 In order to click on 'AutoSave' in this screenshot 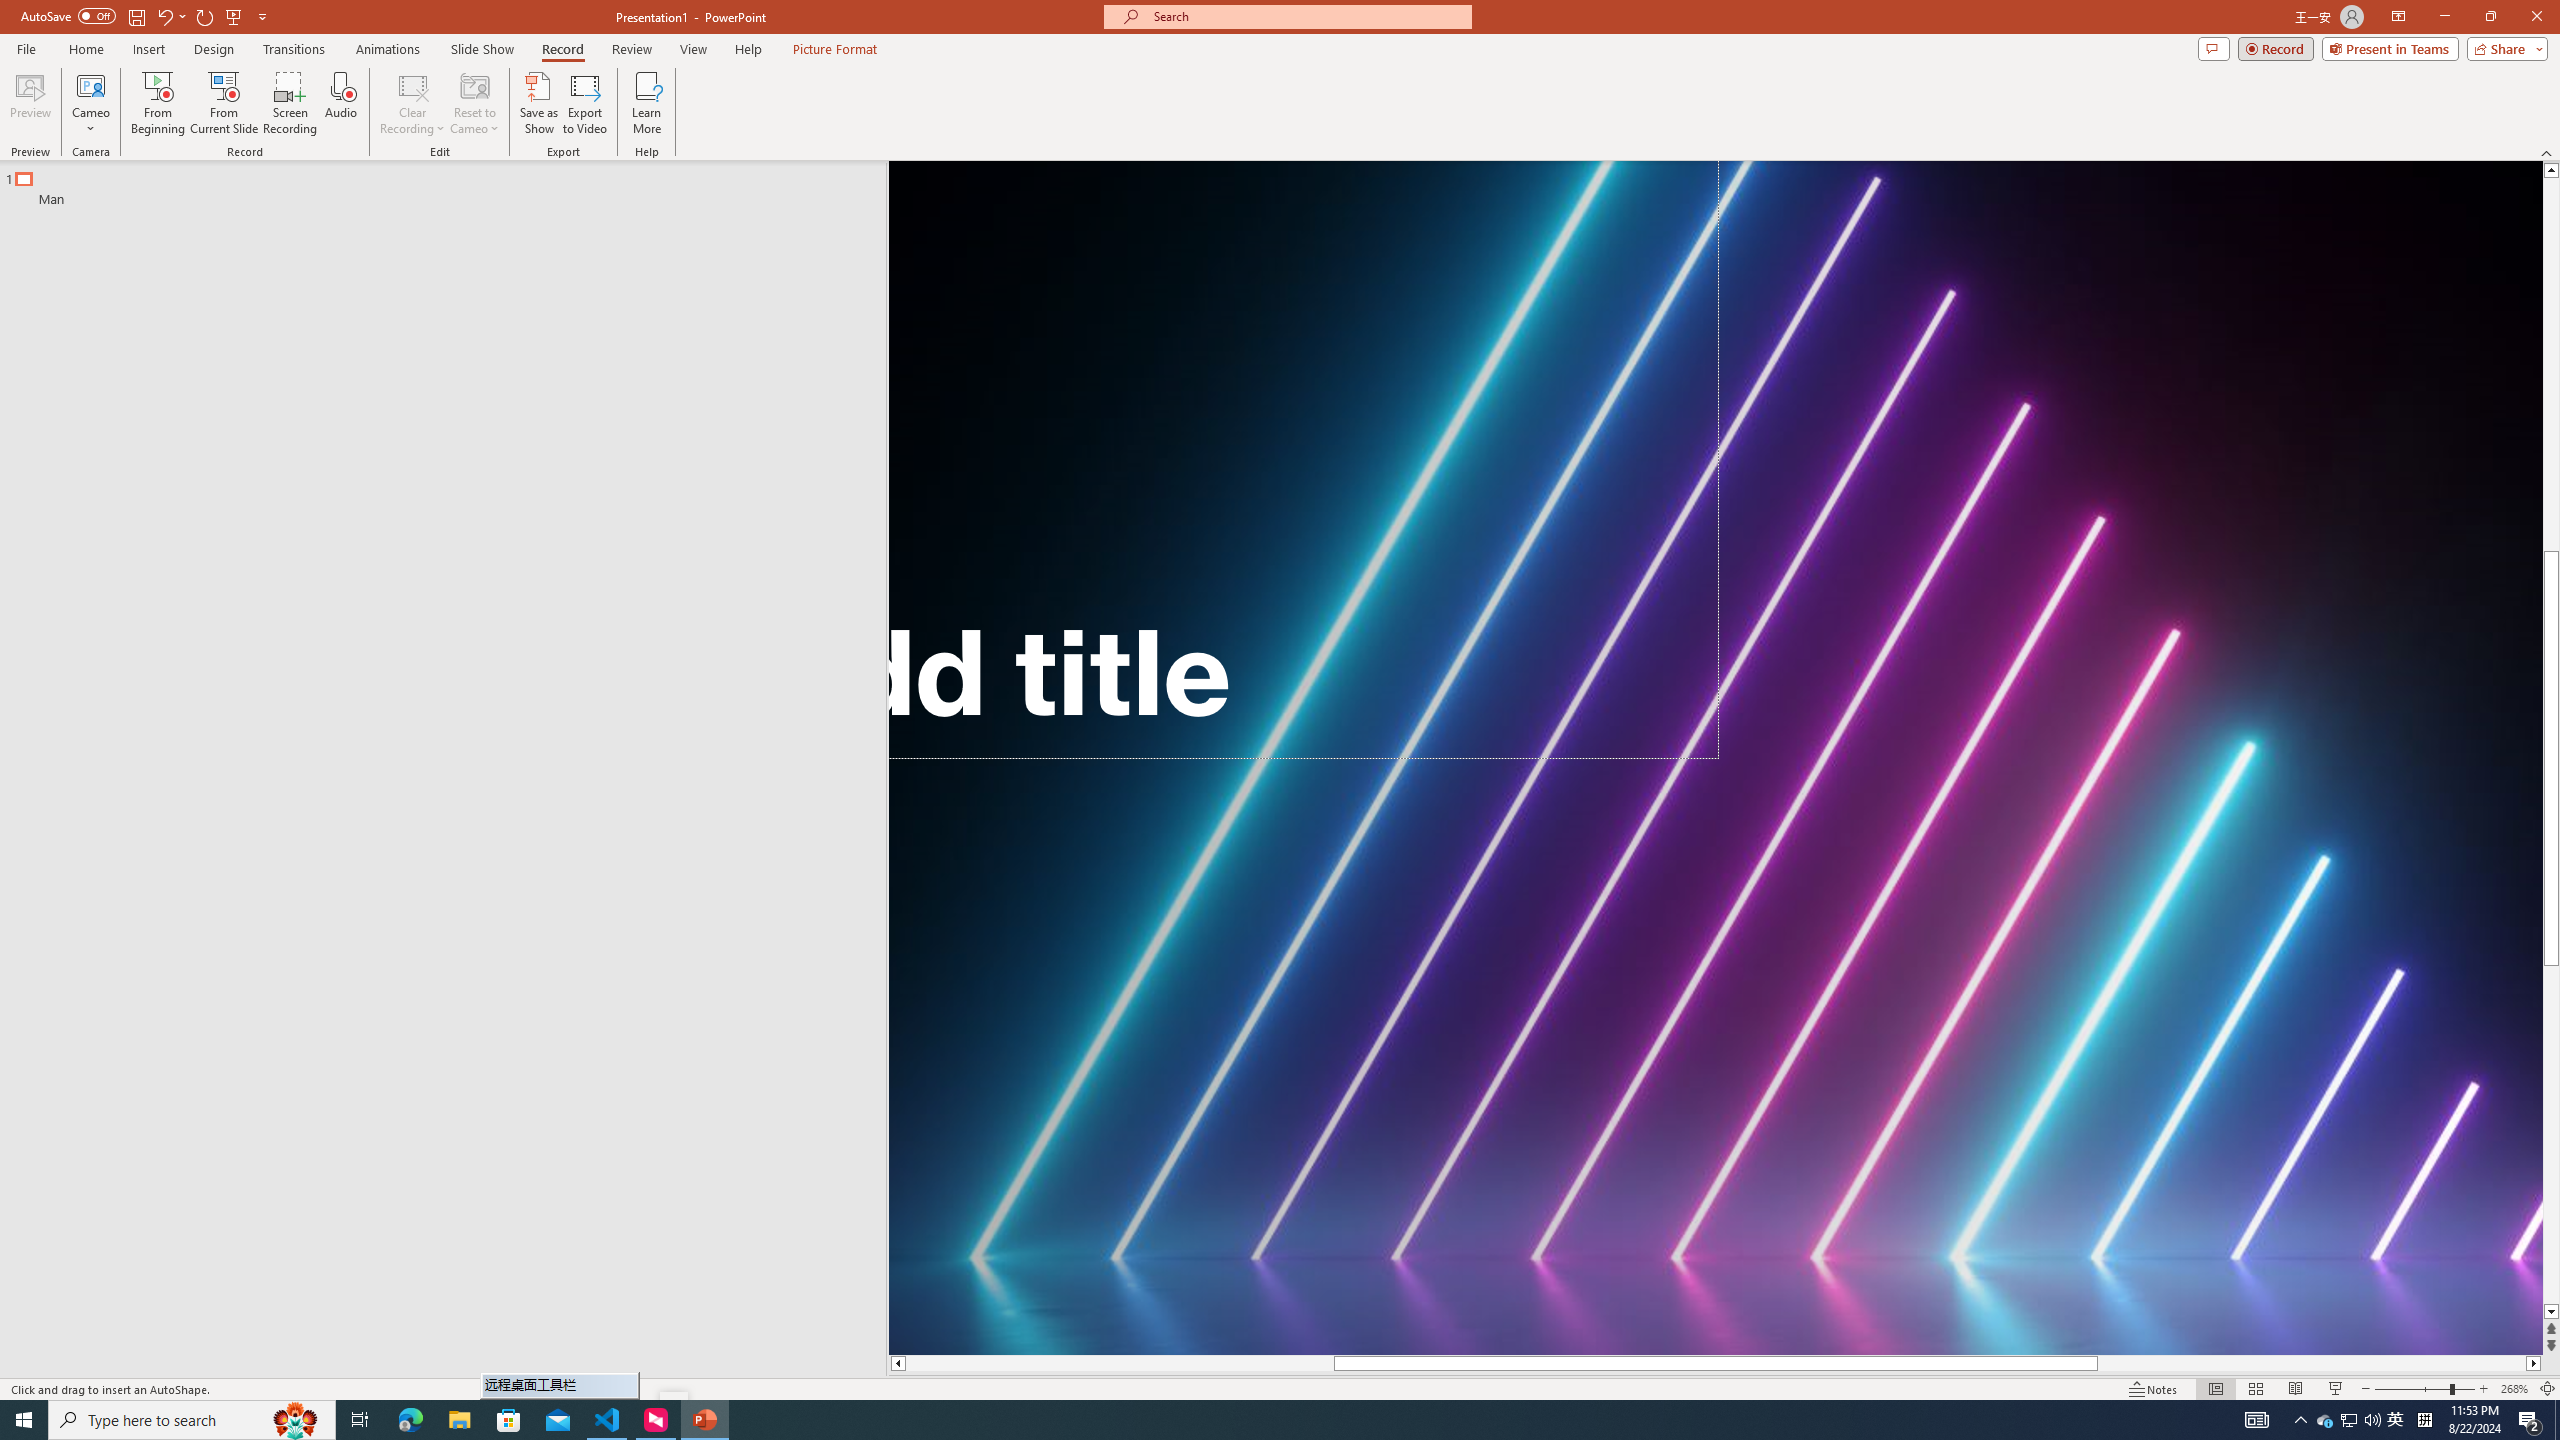, I will do `click(69, 15)`.